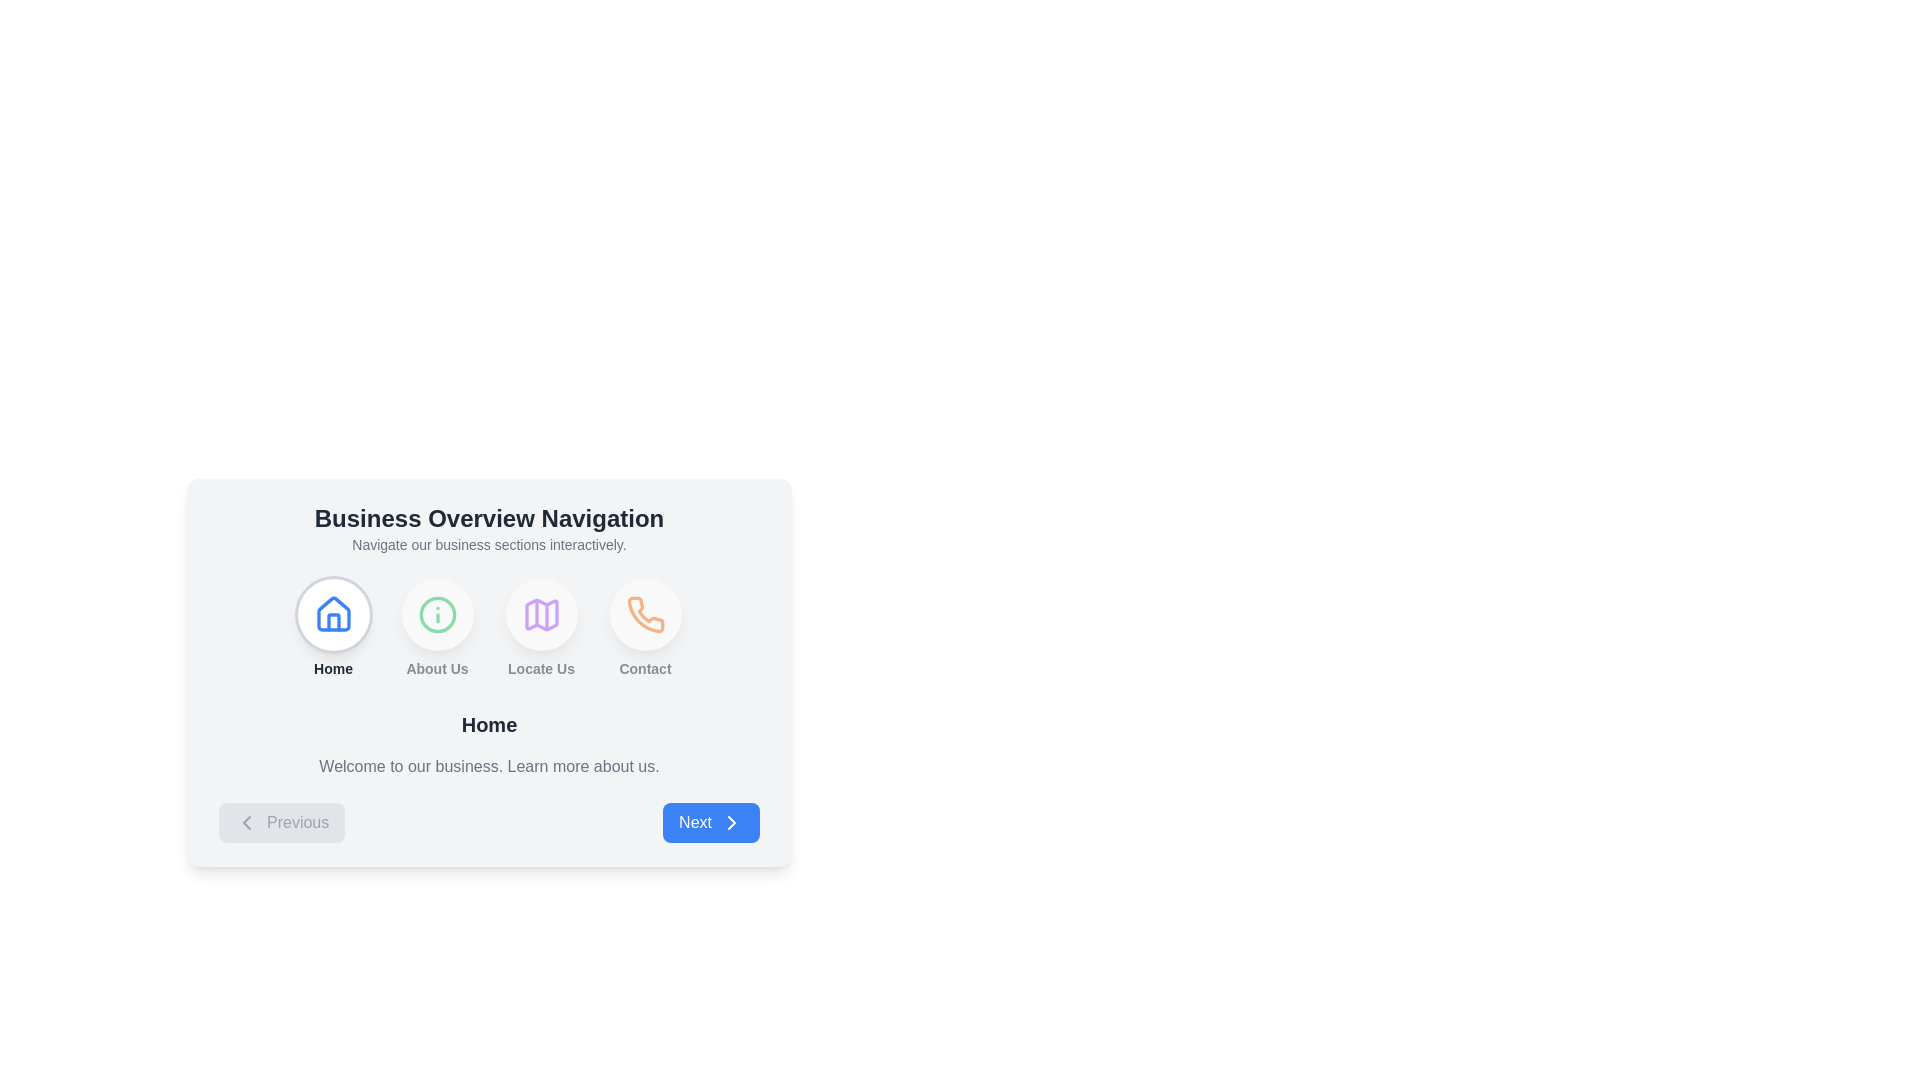  Describe the element at coordinates (645, 613) in the screenshot. I see `the rightmost Icon button labeled 'Contact' at the bottom-right corner of the 'Business Overview Navigation' card` at that location.